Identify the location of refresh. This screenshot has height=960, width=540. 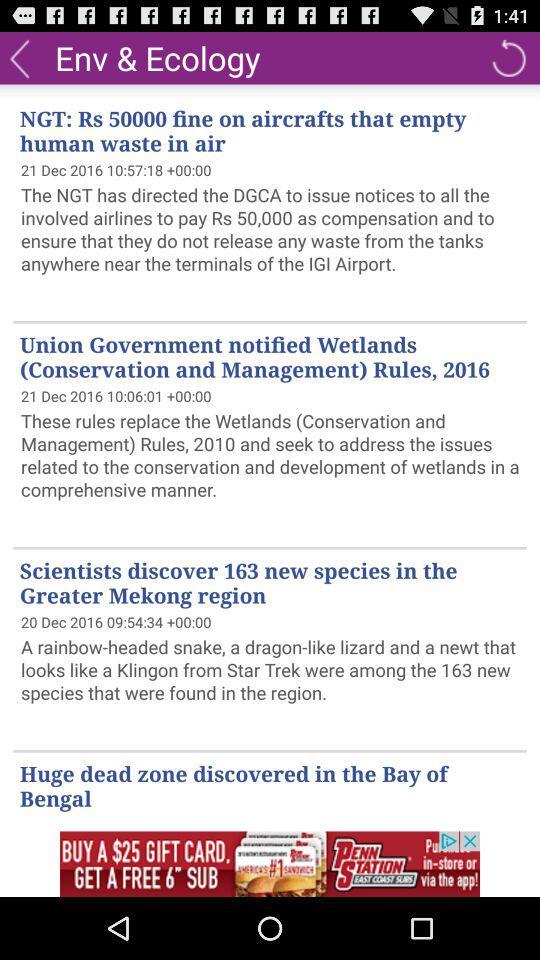
(508, 56).